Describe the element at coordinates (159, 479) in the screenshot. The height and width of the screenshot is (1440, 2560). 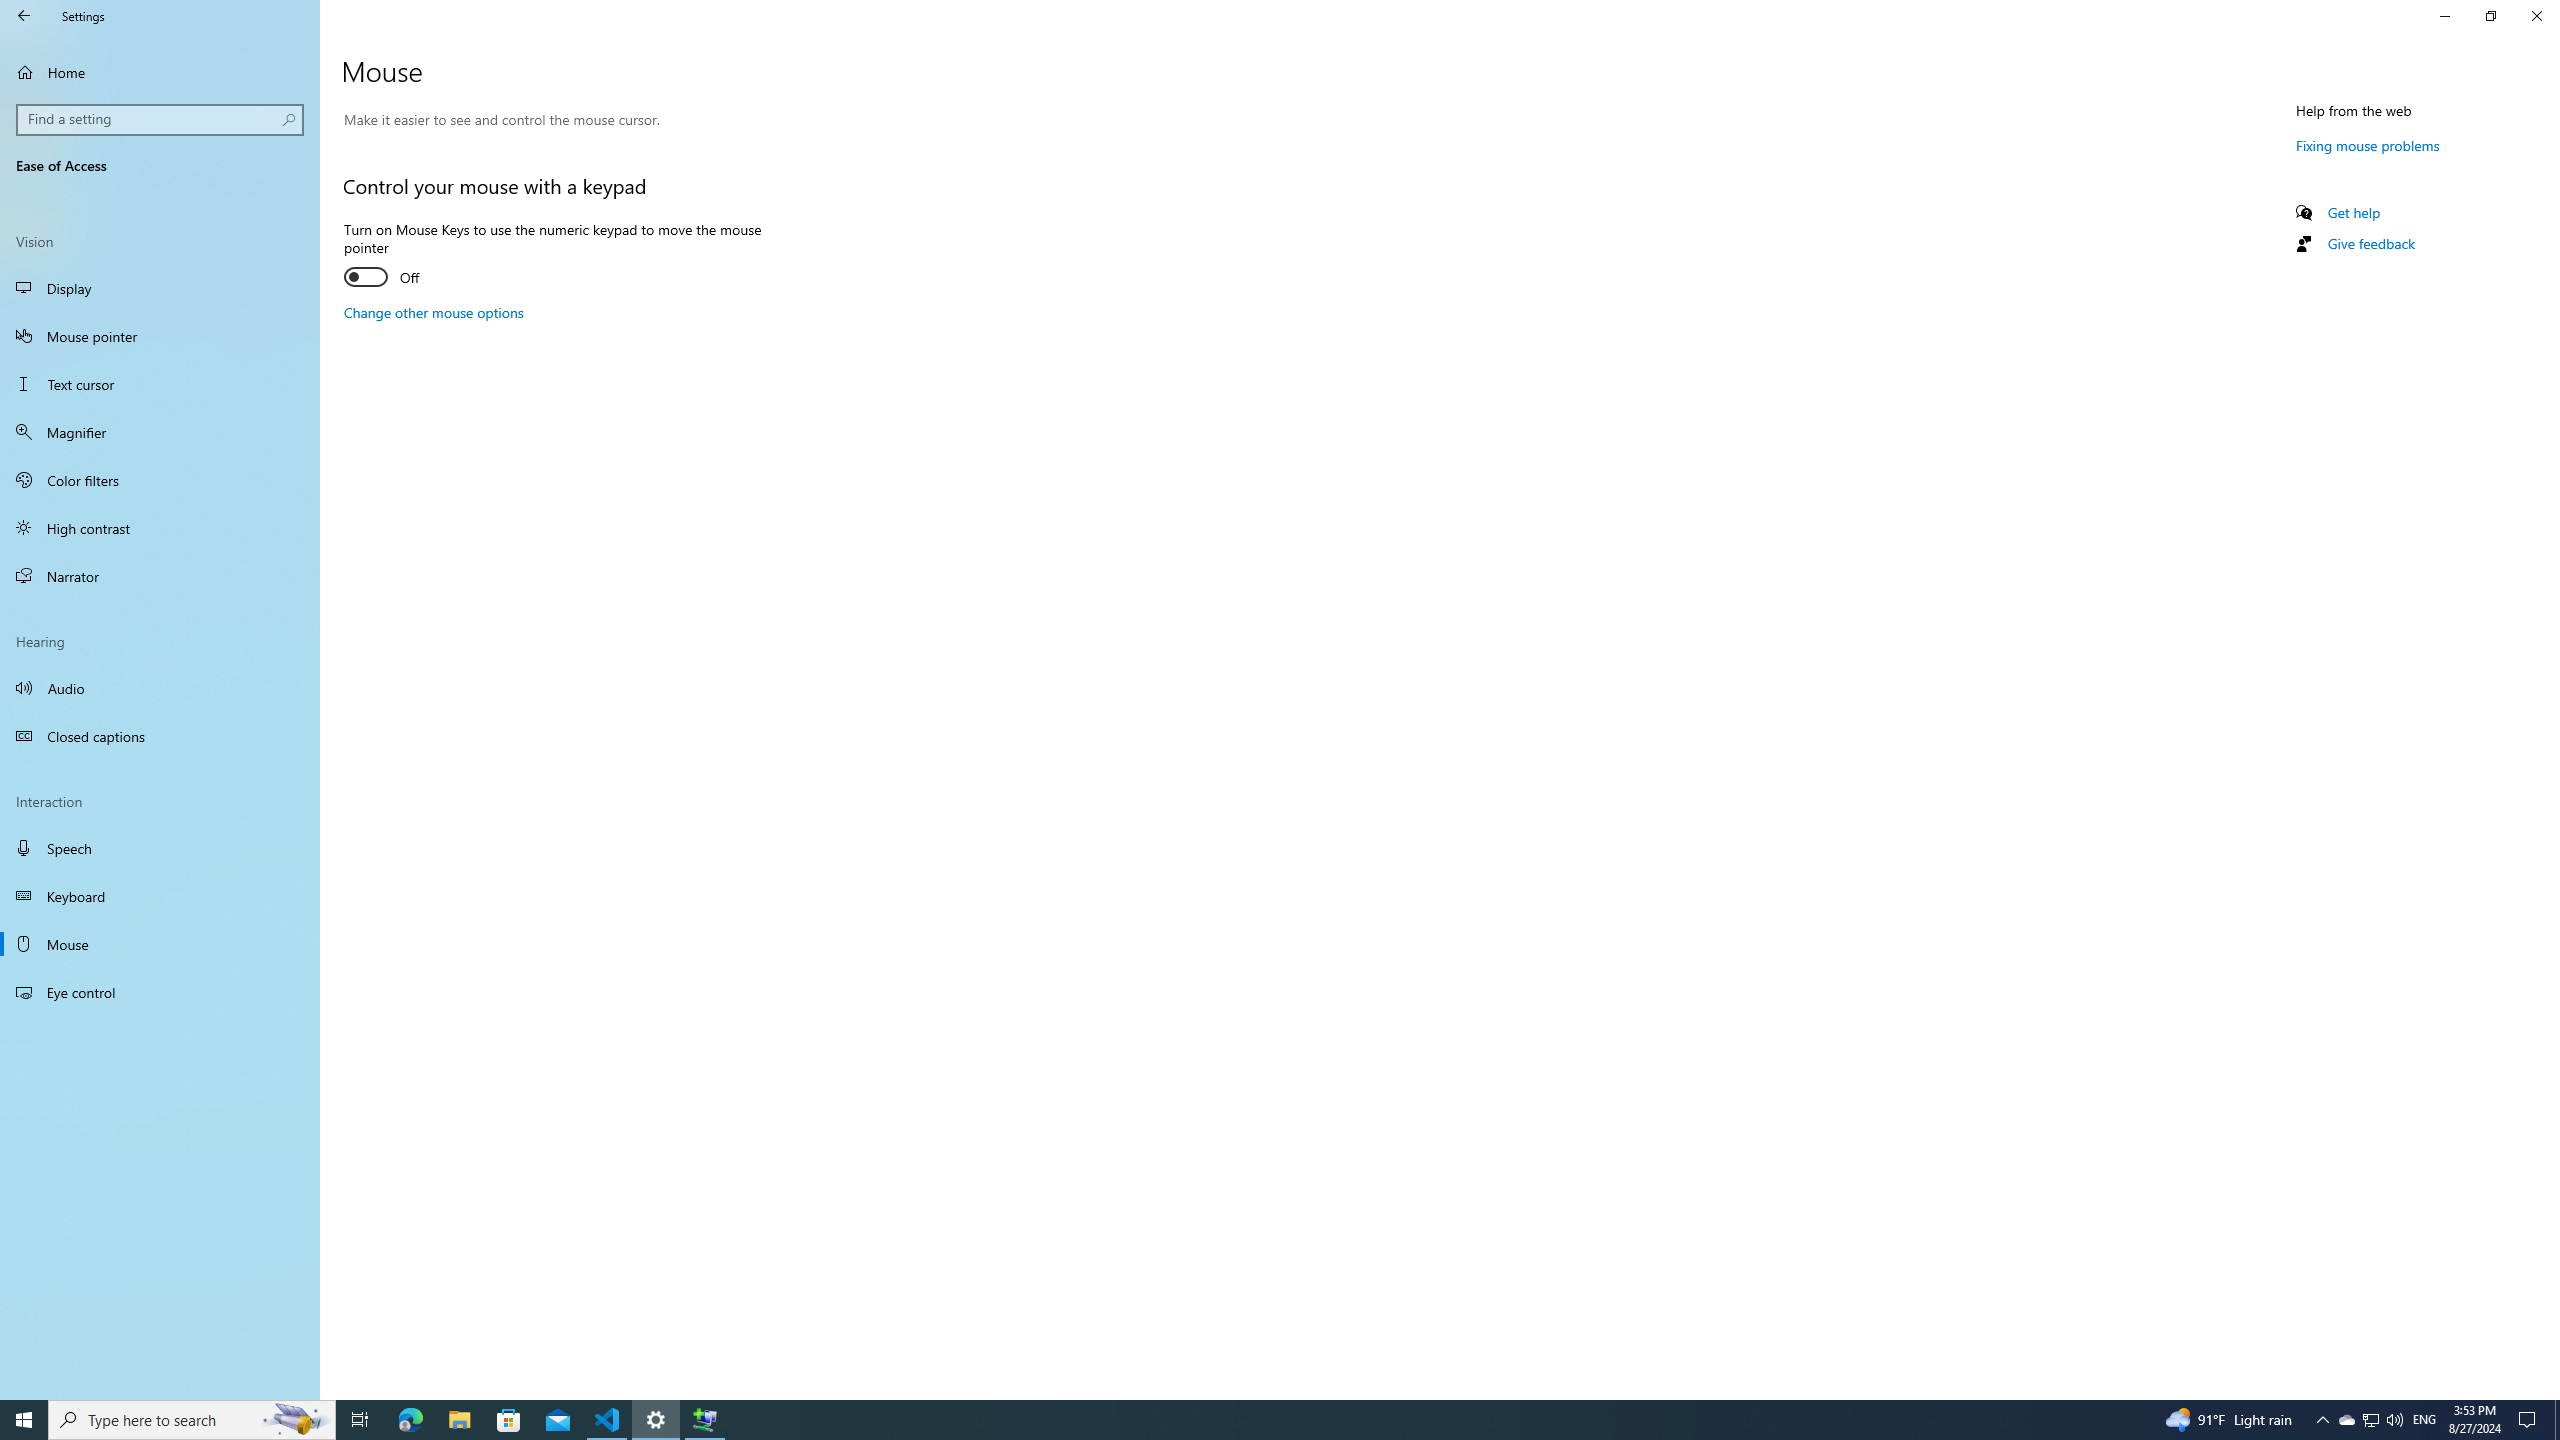
I see `'Color filters'` at that location.